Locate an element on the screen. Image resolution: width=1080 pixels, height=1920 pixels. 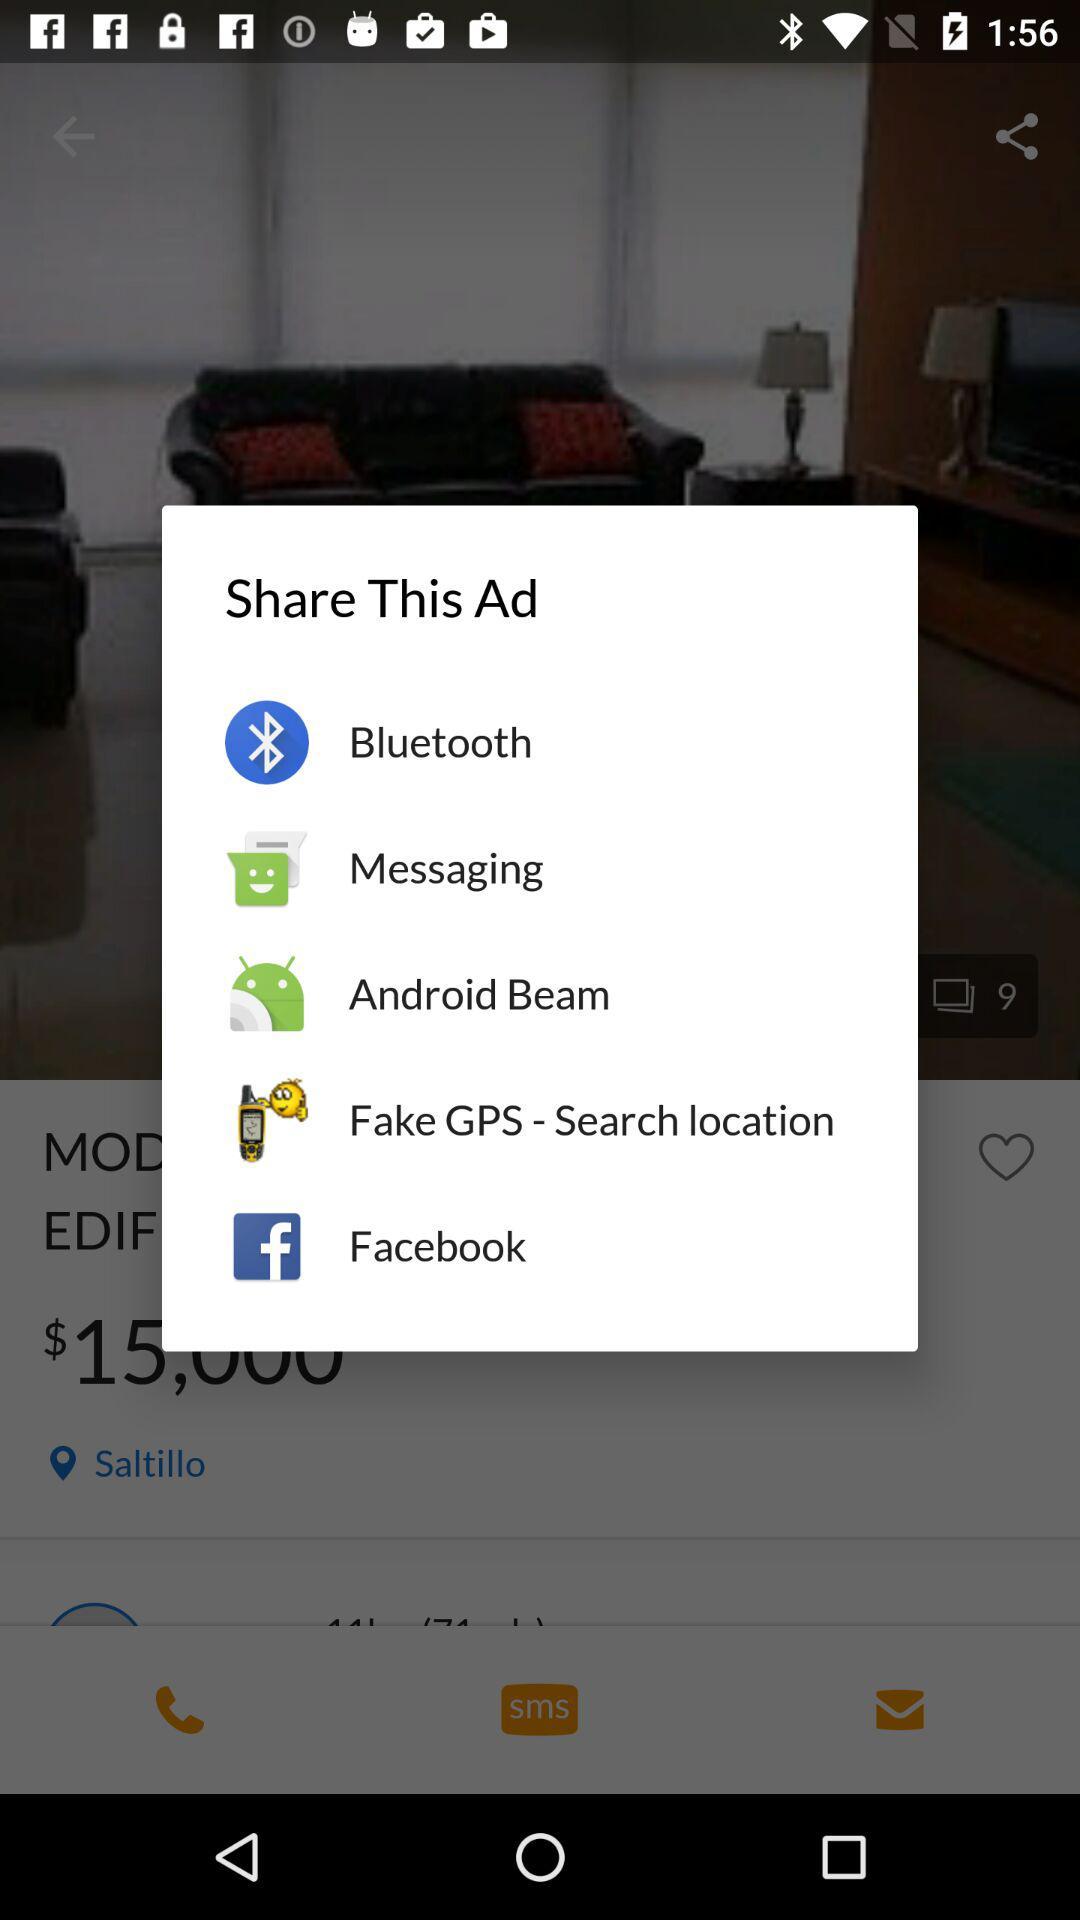
messaging item is located at coordinates (600, 868).